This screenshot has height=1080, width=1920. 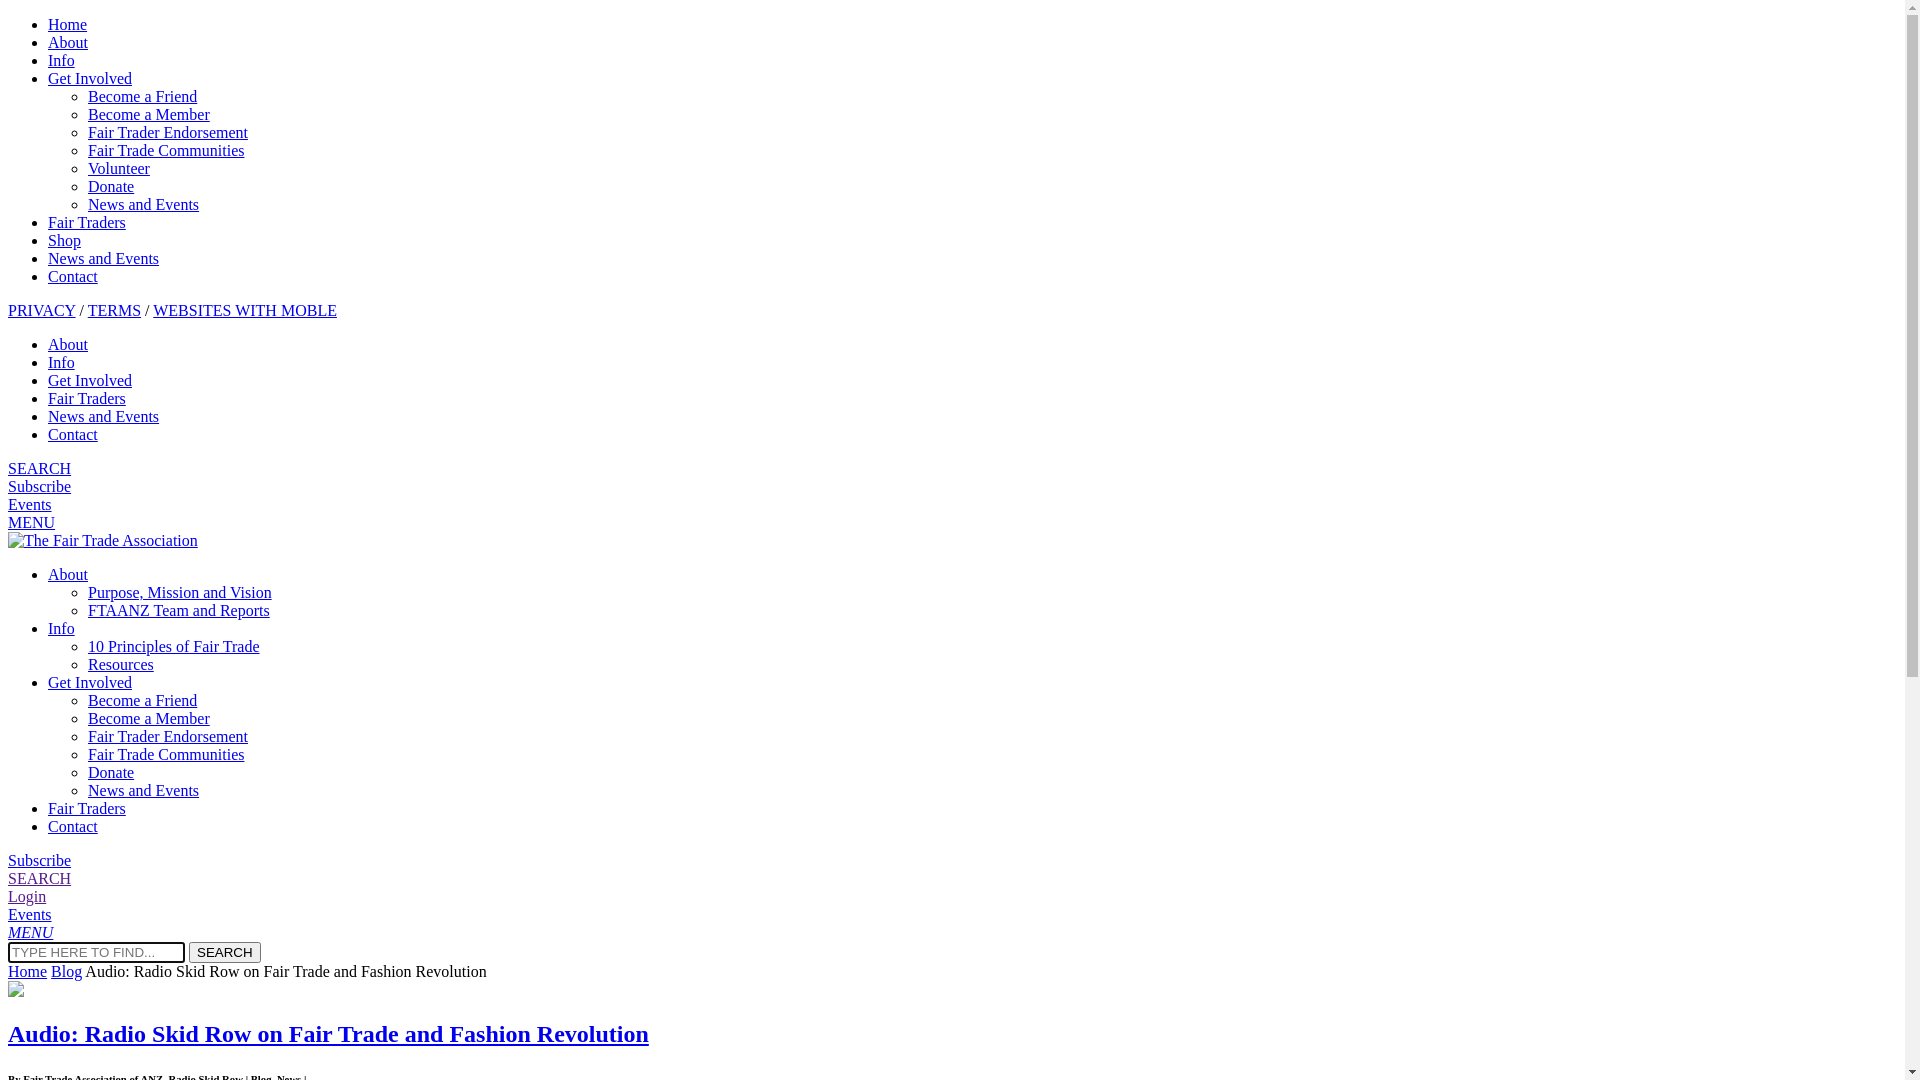 I want to click on 'SEARCH', so click(x=39, y=877).